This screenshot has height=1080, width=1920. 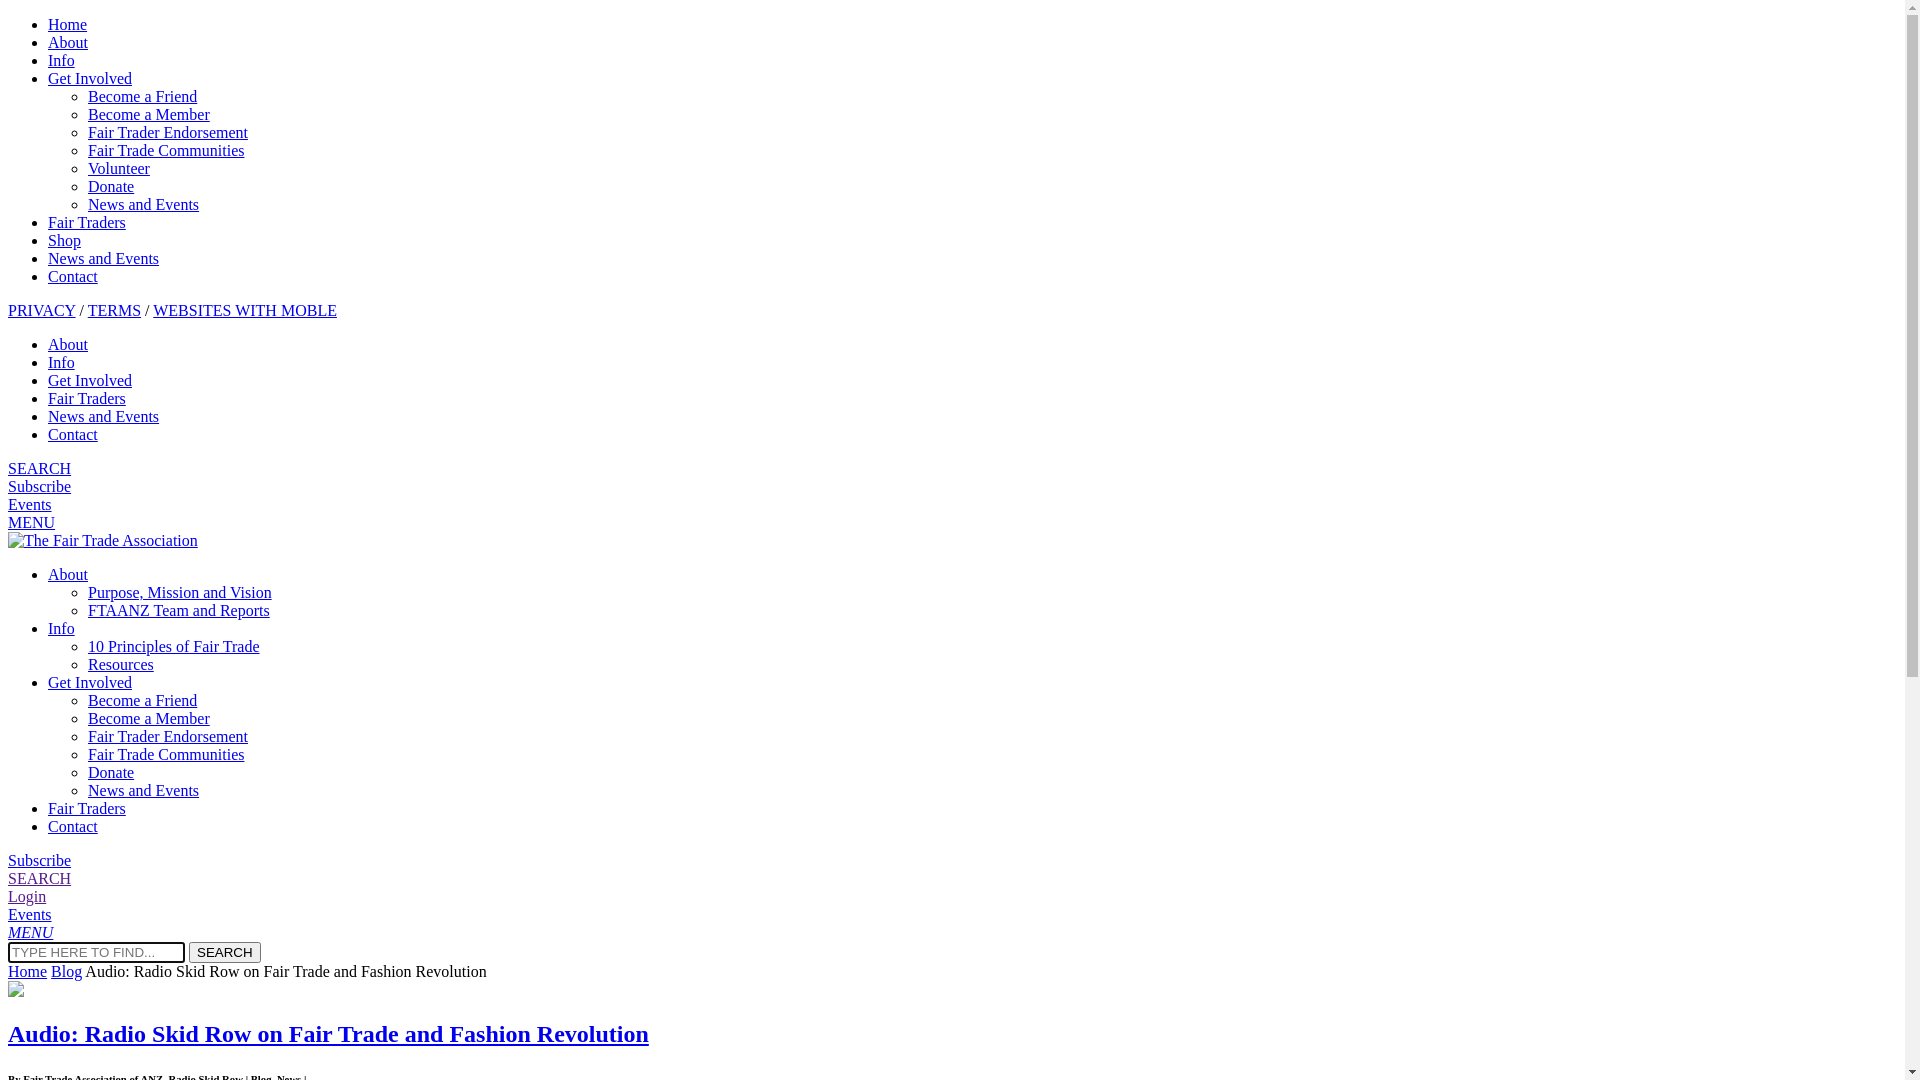 I want to click on 'SEARCH', so click(x=39, y=877).